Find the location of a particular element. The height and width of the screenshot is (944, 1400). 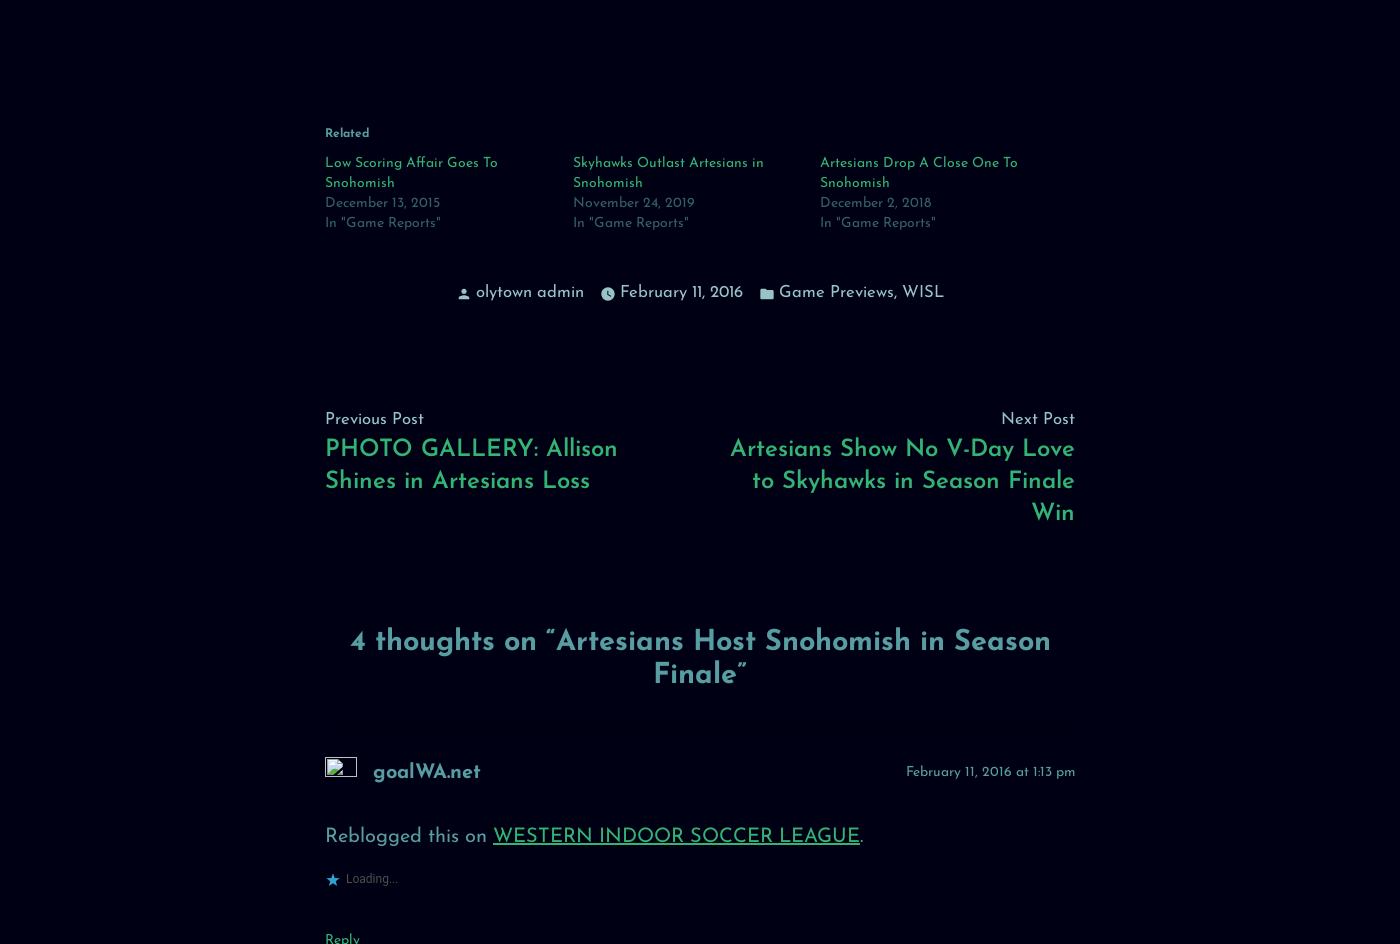

'Reblogged this on' is located at coordinates (408, 836).